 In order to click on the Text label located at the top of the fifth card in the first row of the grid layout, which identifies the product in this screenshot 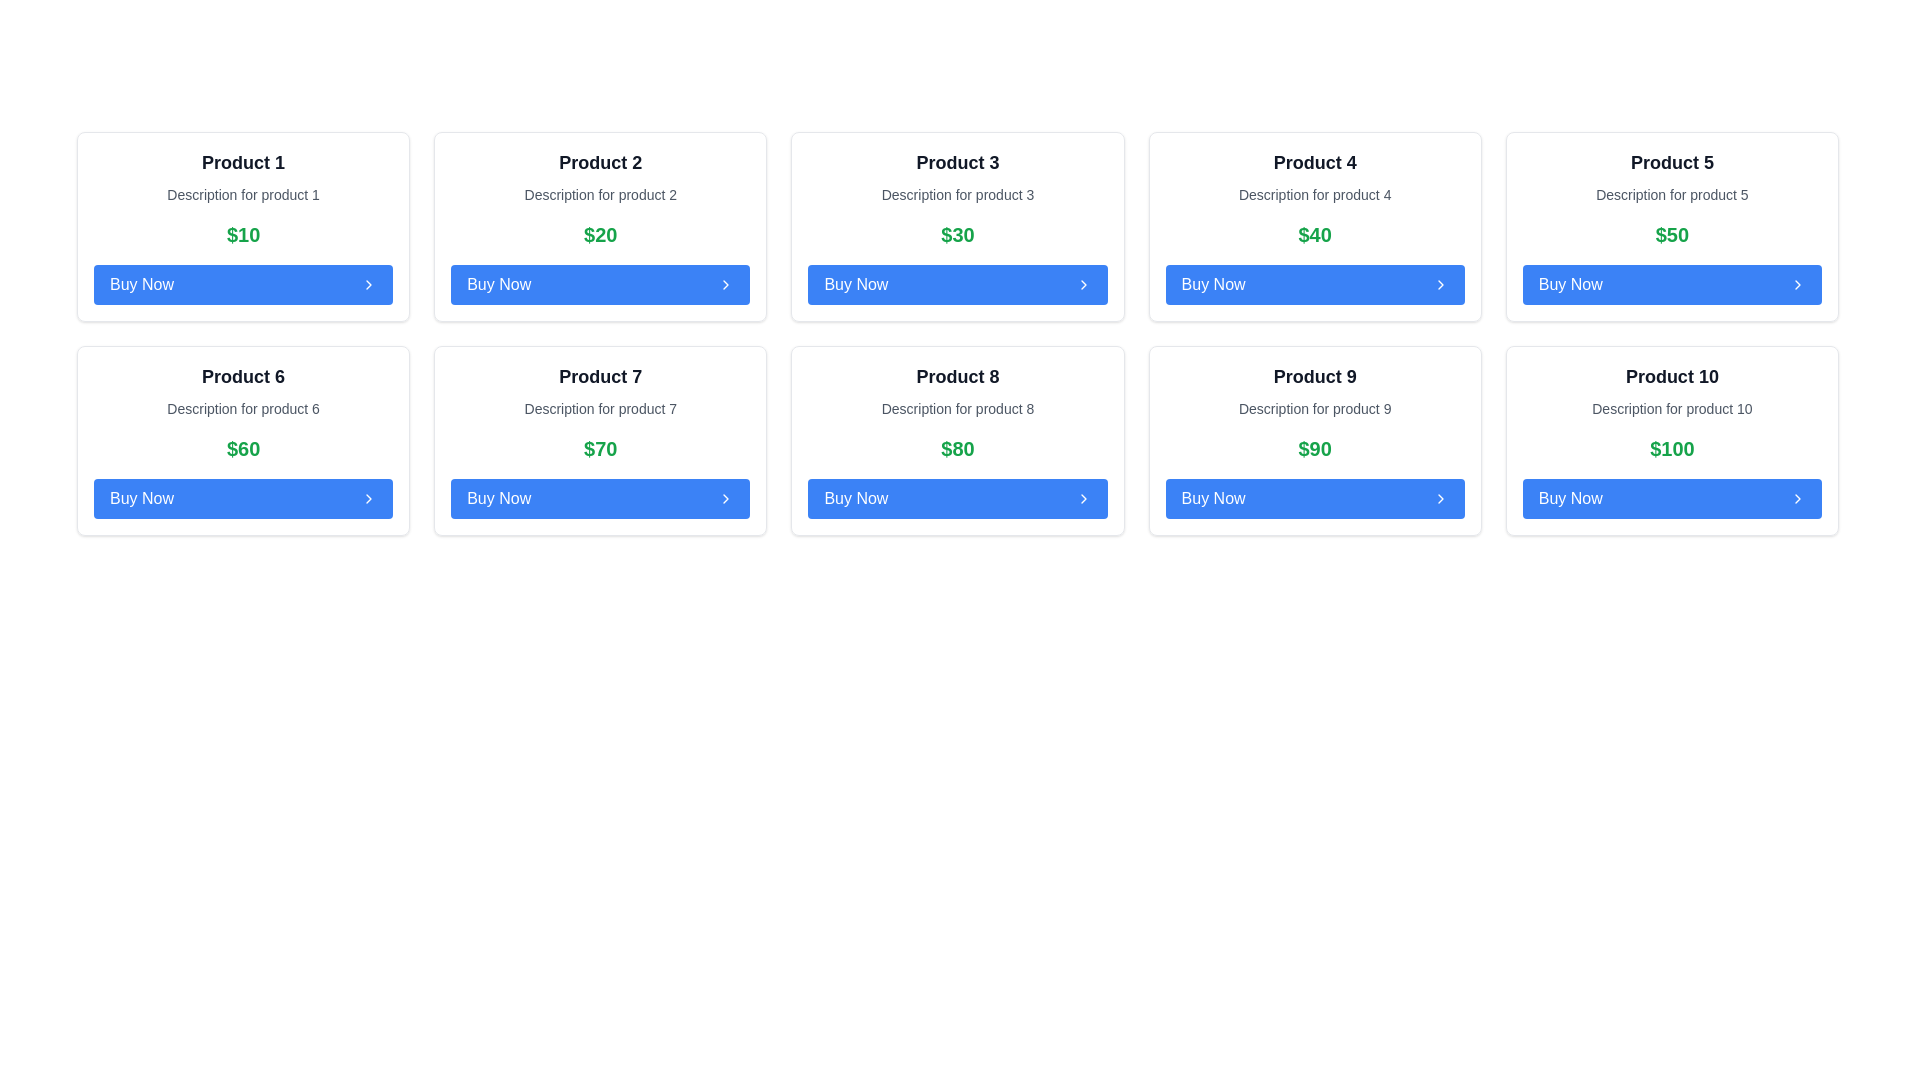, I will do `click(1672, 161)`.